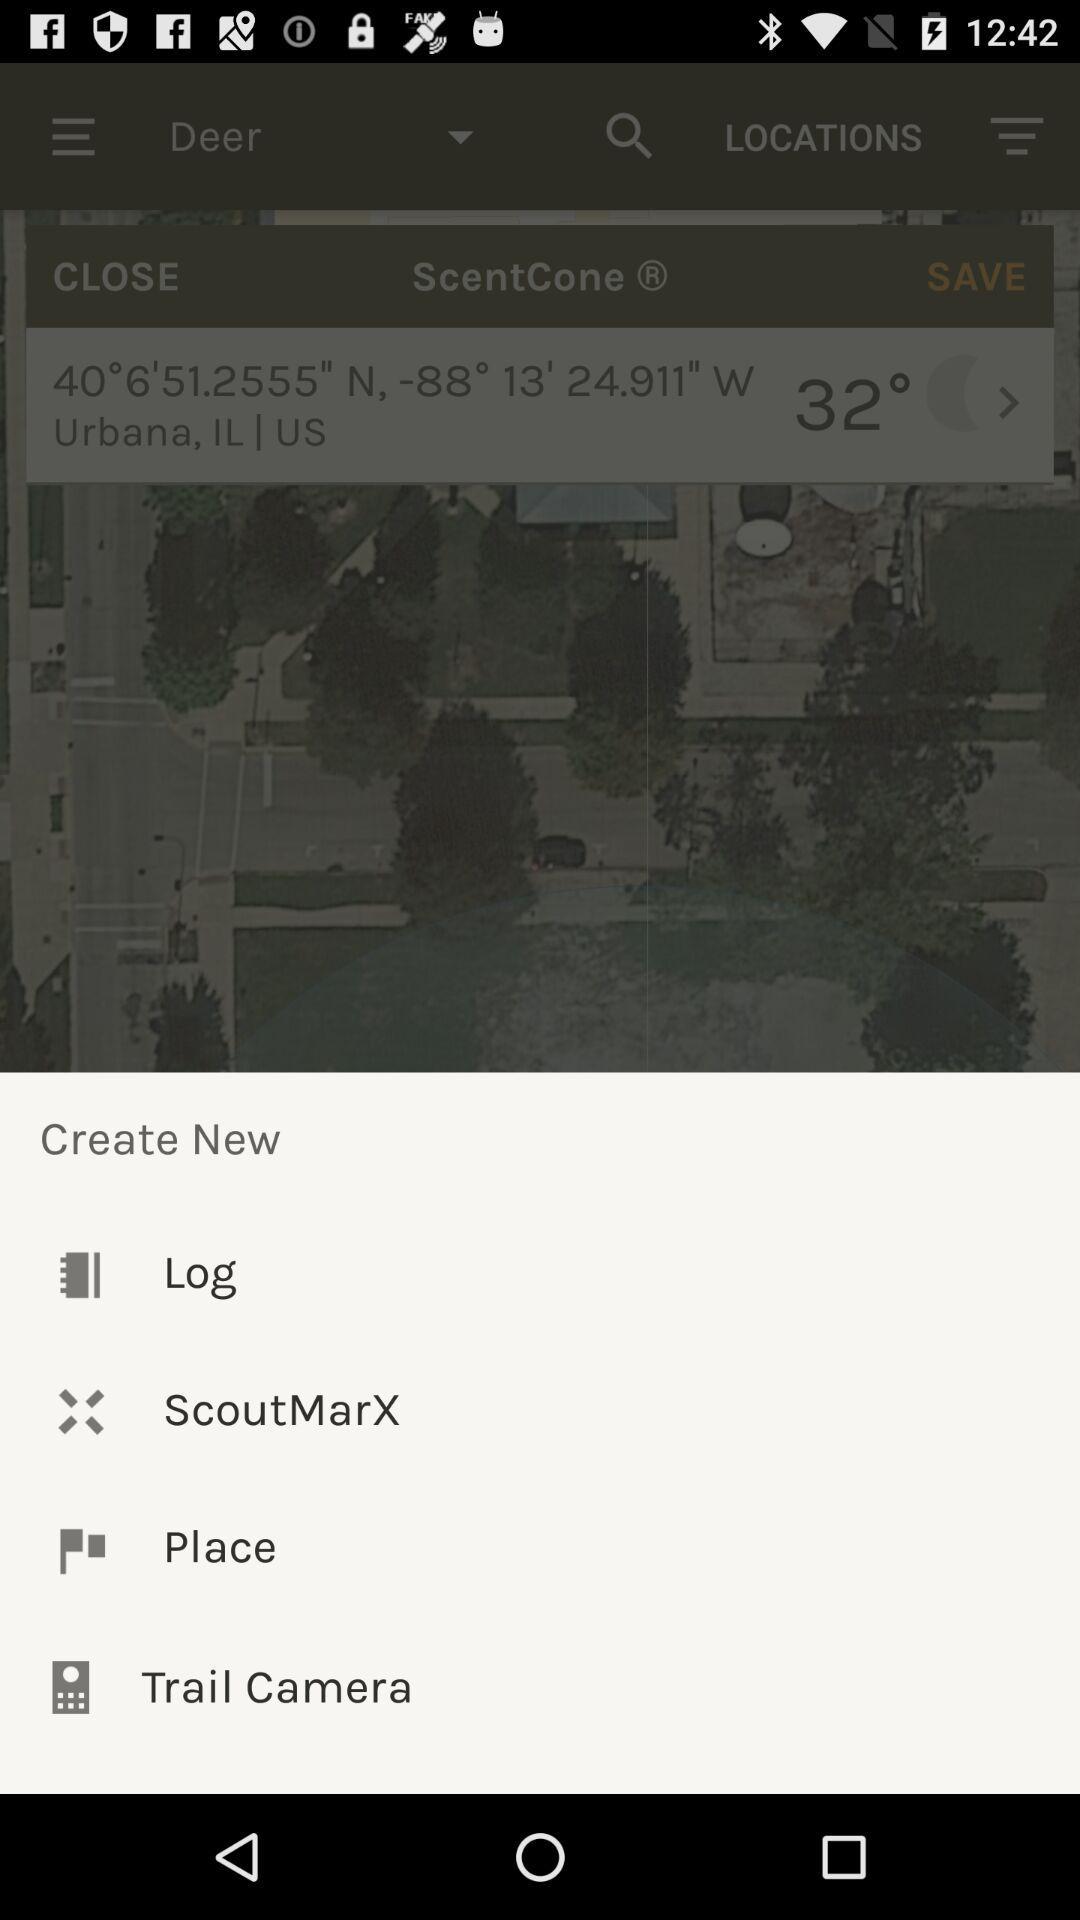 Image resolution: width=1080 pixels, height=1920 pixels. Describe the element at coordinates (540, 1410) in the screenshot. I see `scoutmarx icon` at that location.